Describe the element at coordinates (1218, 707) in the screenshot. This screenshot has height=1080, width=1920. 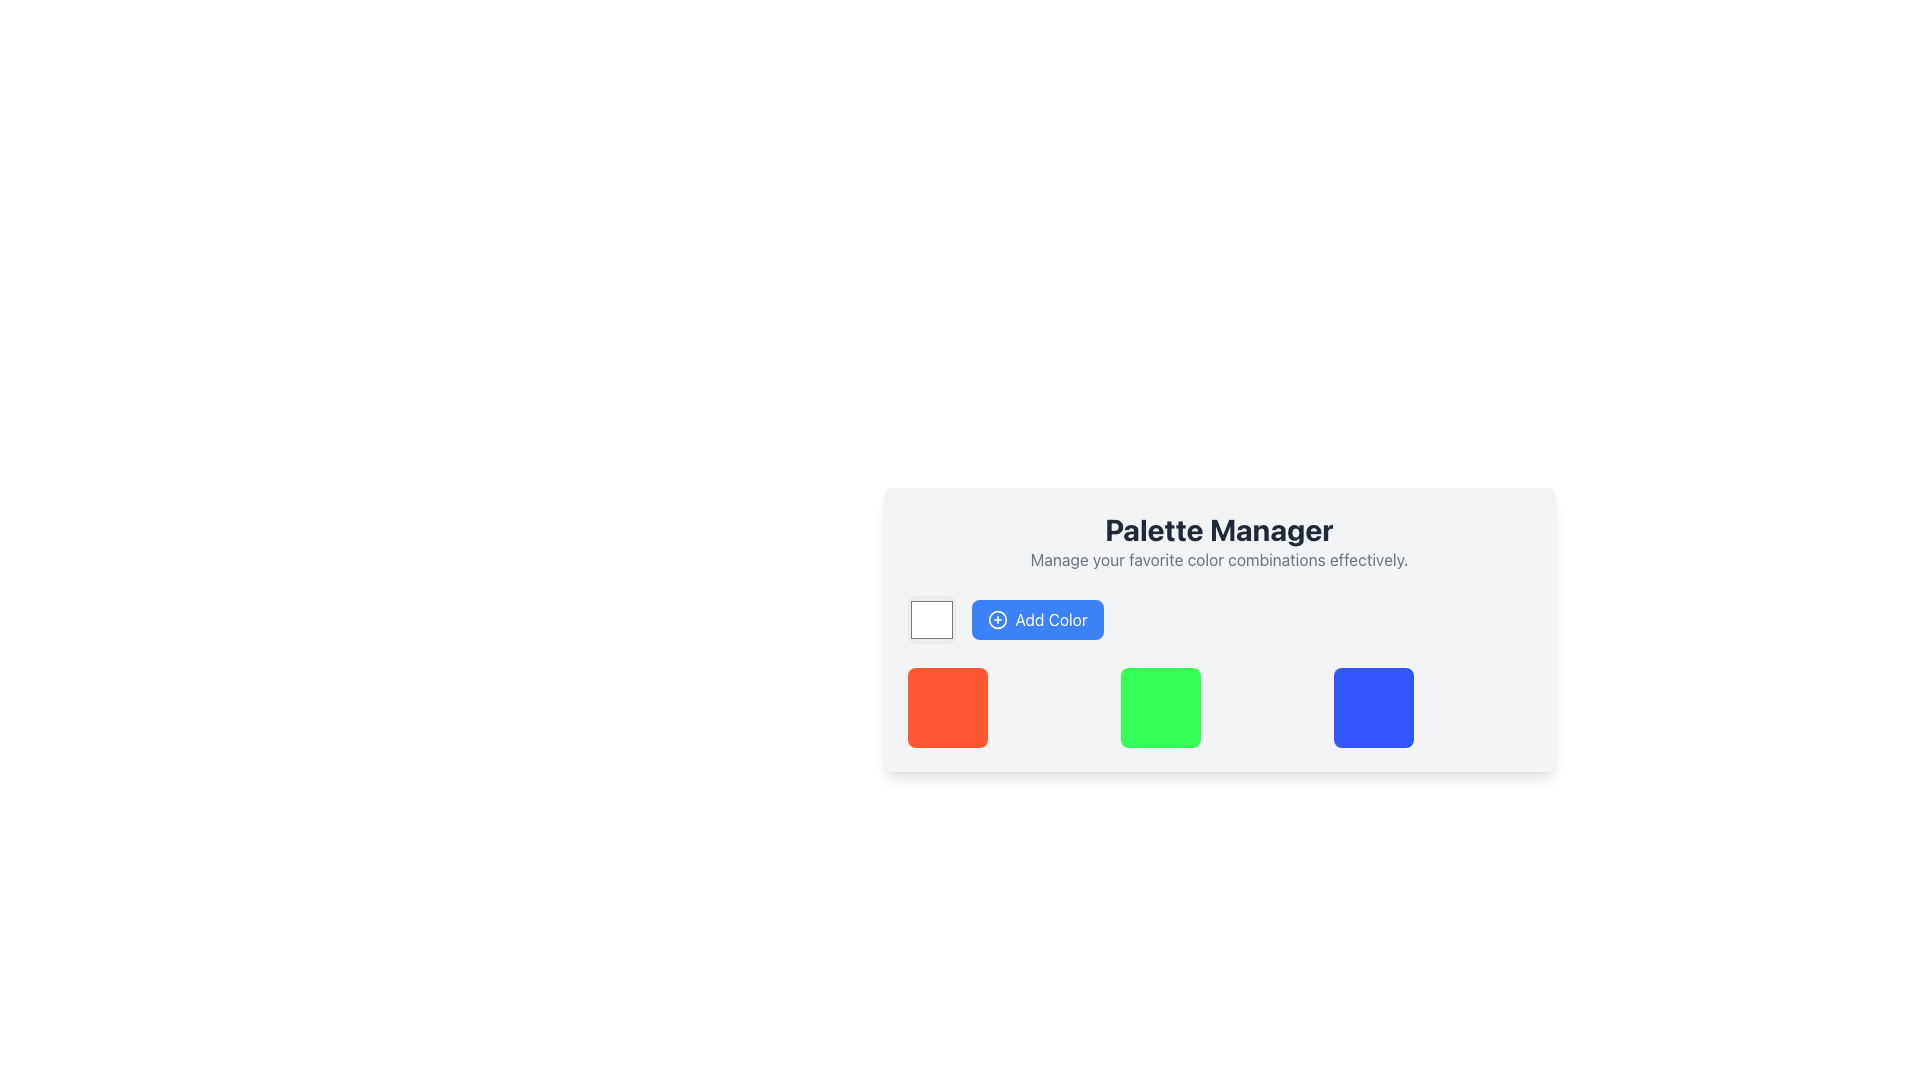
I see `the Color Preview Block, which is a rectangular UI component with a green square on the left and a transparent section on the right, located in the 'Palette Manager' between a red square and a blue square` at that location.